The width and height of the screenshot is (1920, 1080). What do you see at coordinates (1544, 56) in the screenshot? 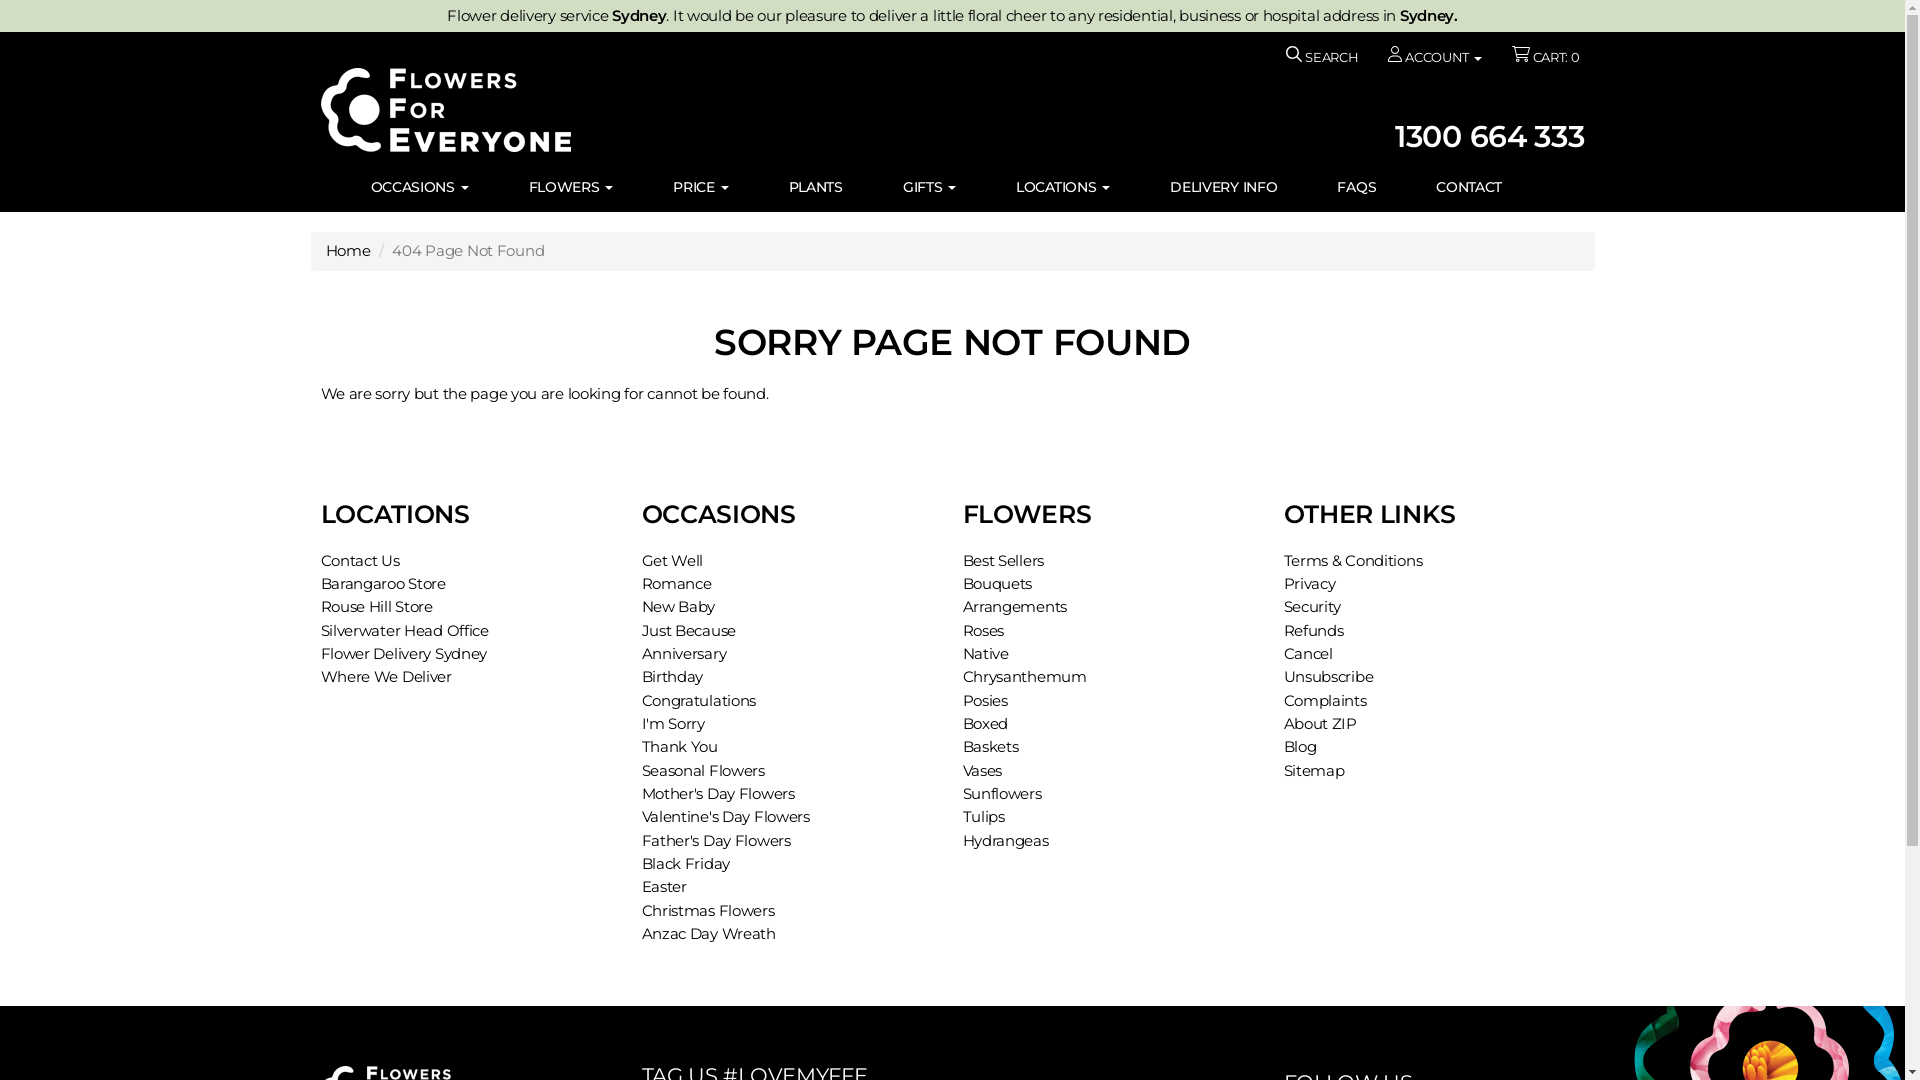
I see `'CART: 0'` at bounding box center [1544, 56].